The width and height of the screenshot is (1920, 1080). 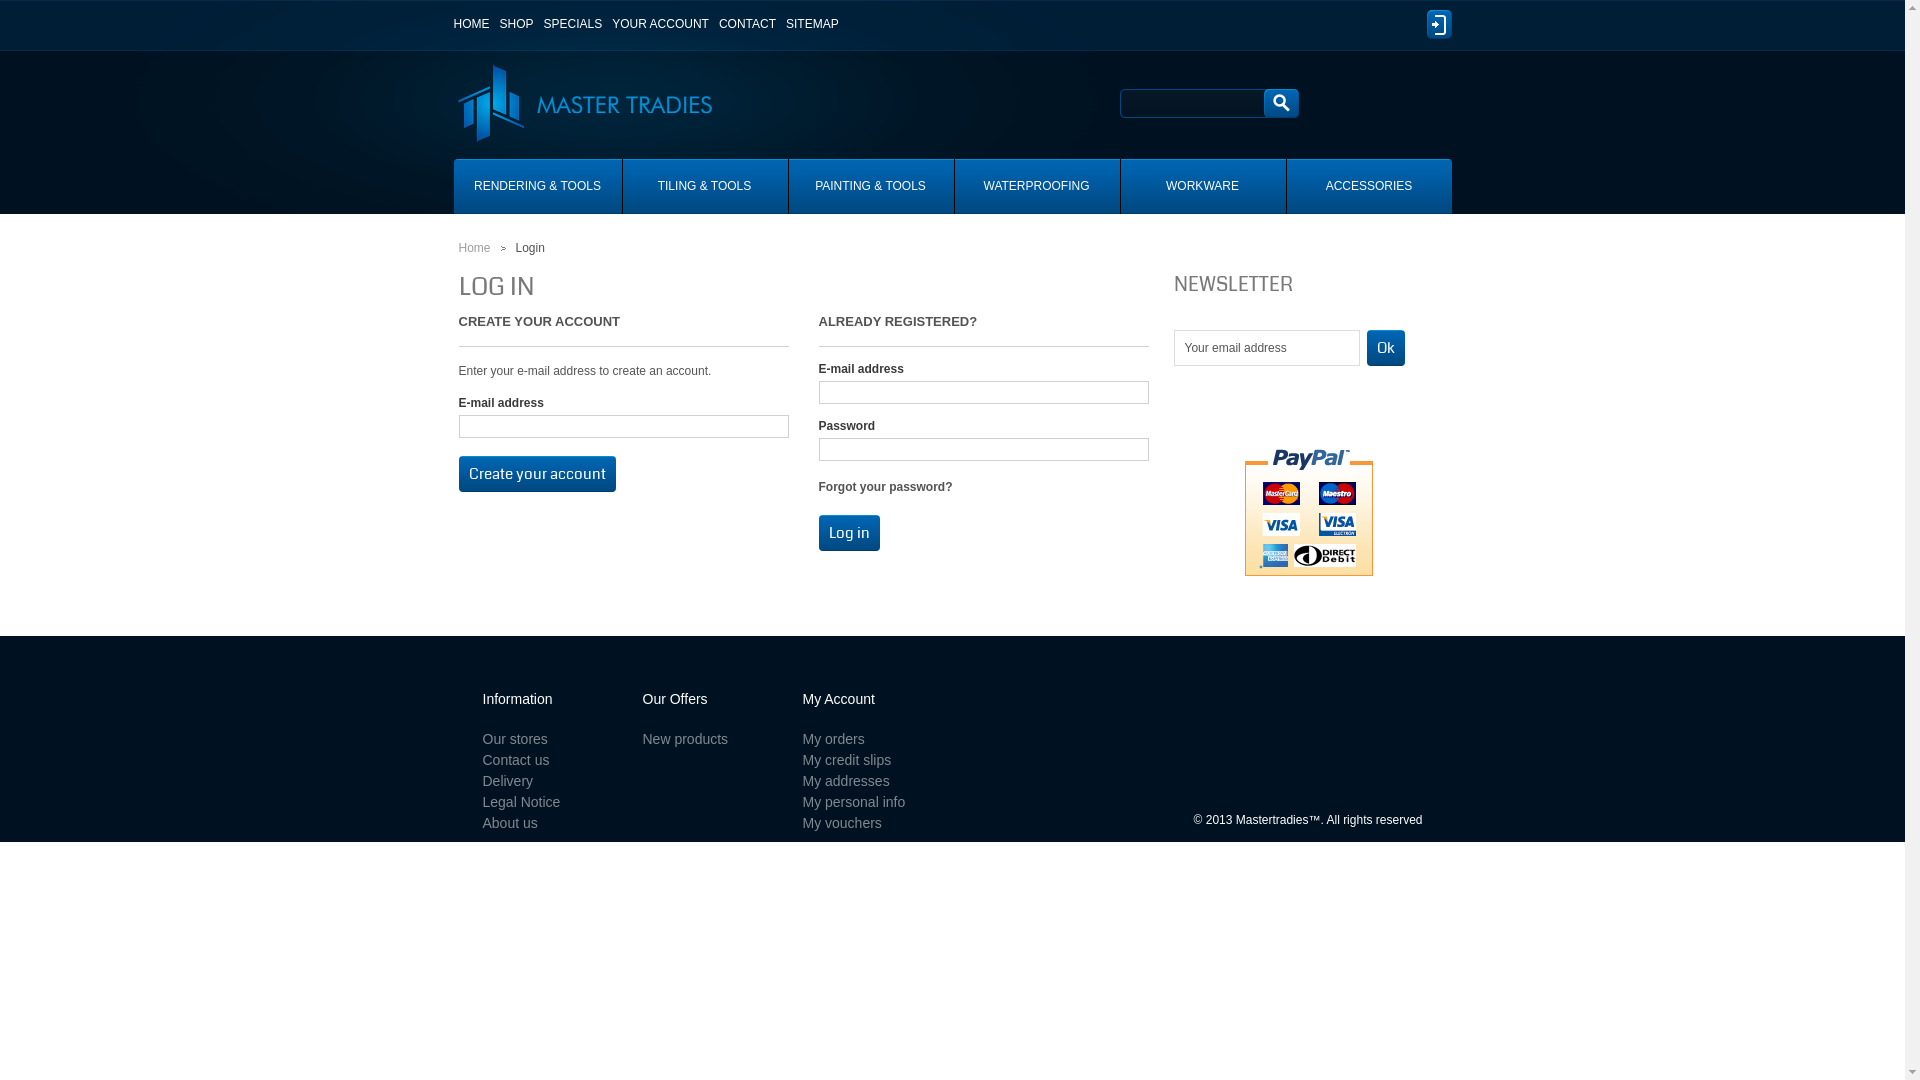 I want to click on 'CONTACT', so click(x=746, y=23).